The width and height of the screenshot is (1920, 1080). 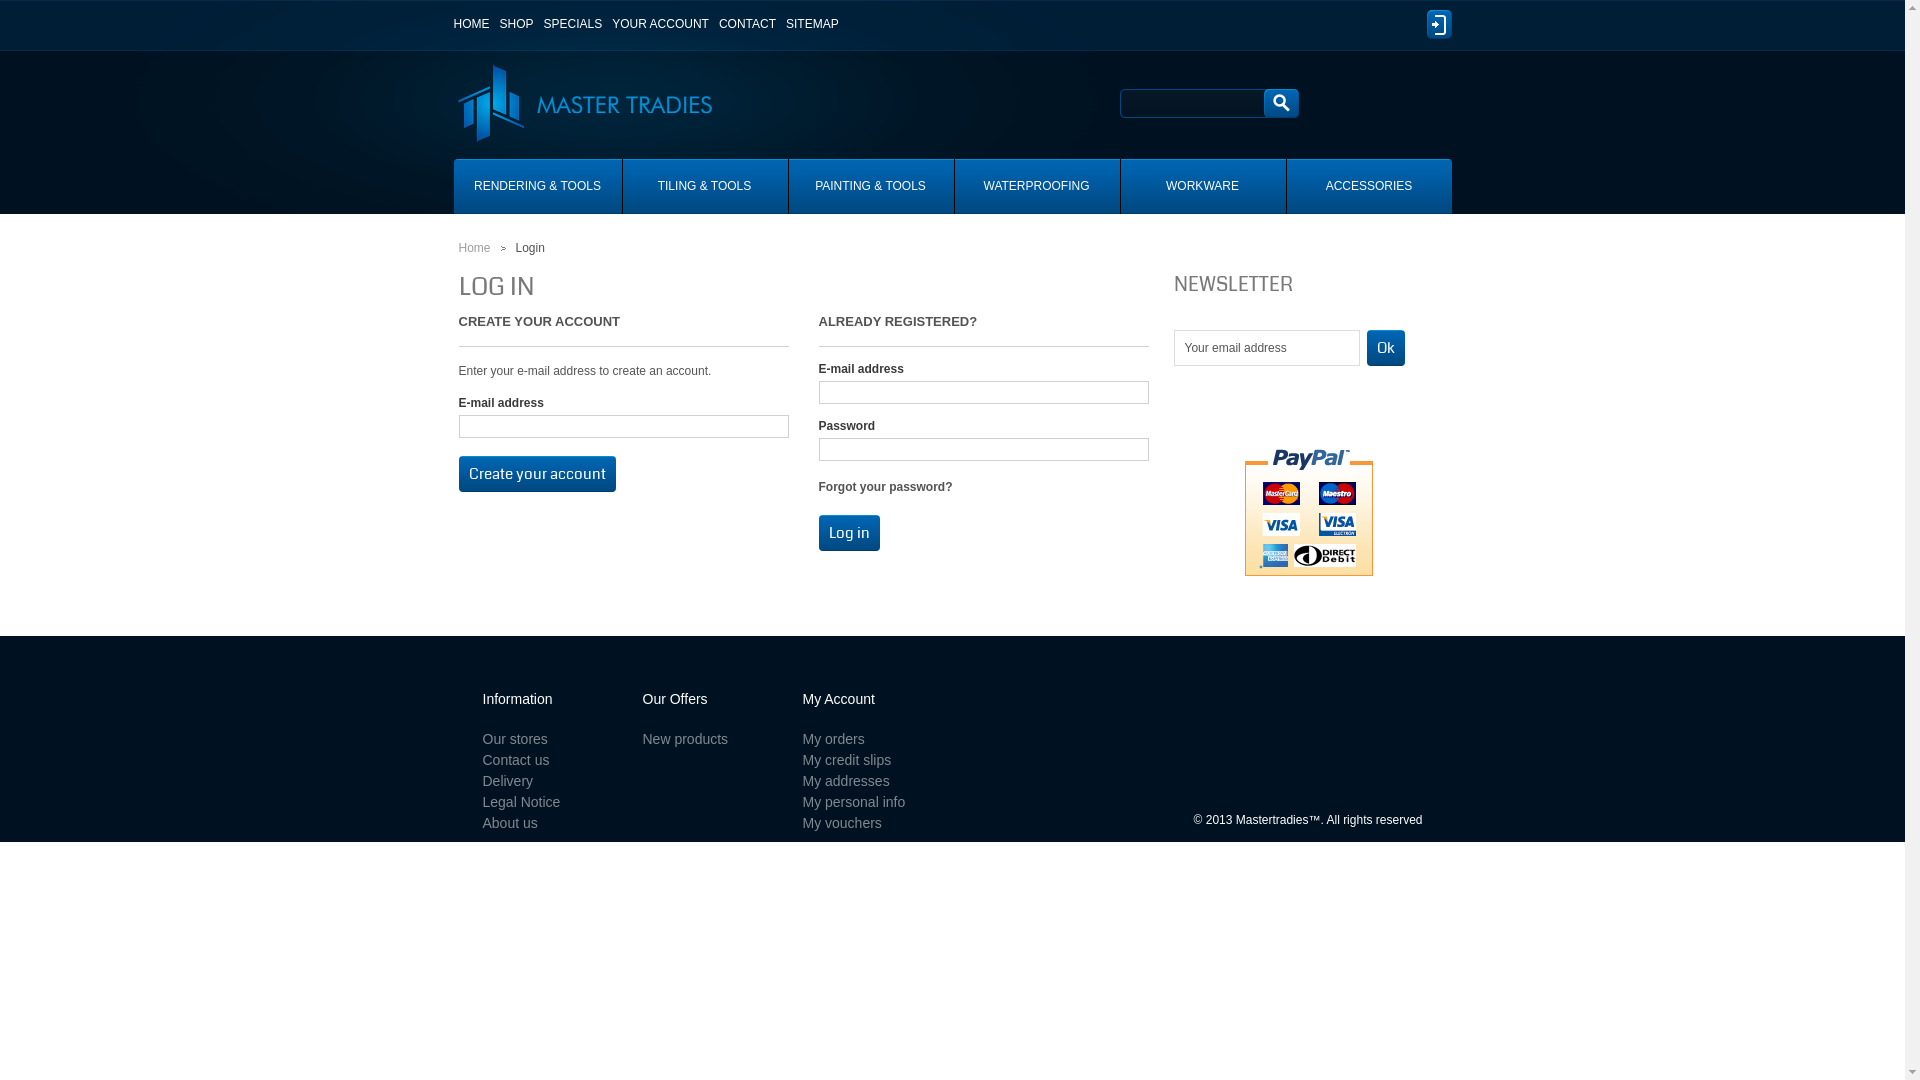 I want to click on 'CONTACT', so click(x=746, y=23).